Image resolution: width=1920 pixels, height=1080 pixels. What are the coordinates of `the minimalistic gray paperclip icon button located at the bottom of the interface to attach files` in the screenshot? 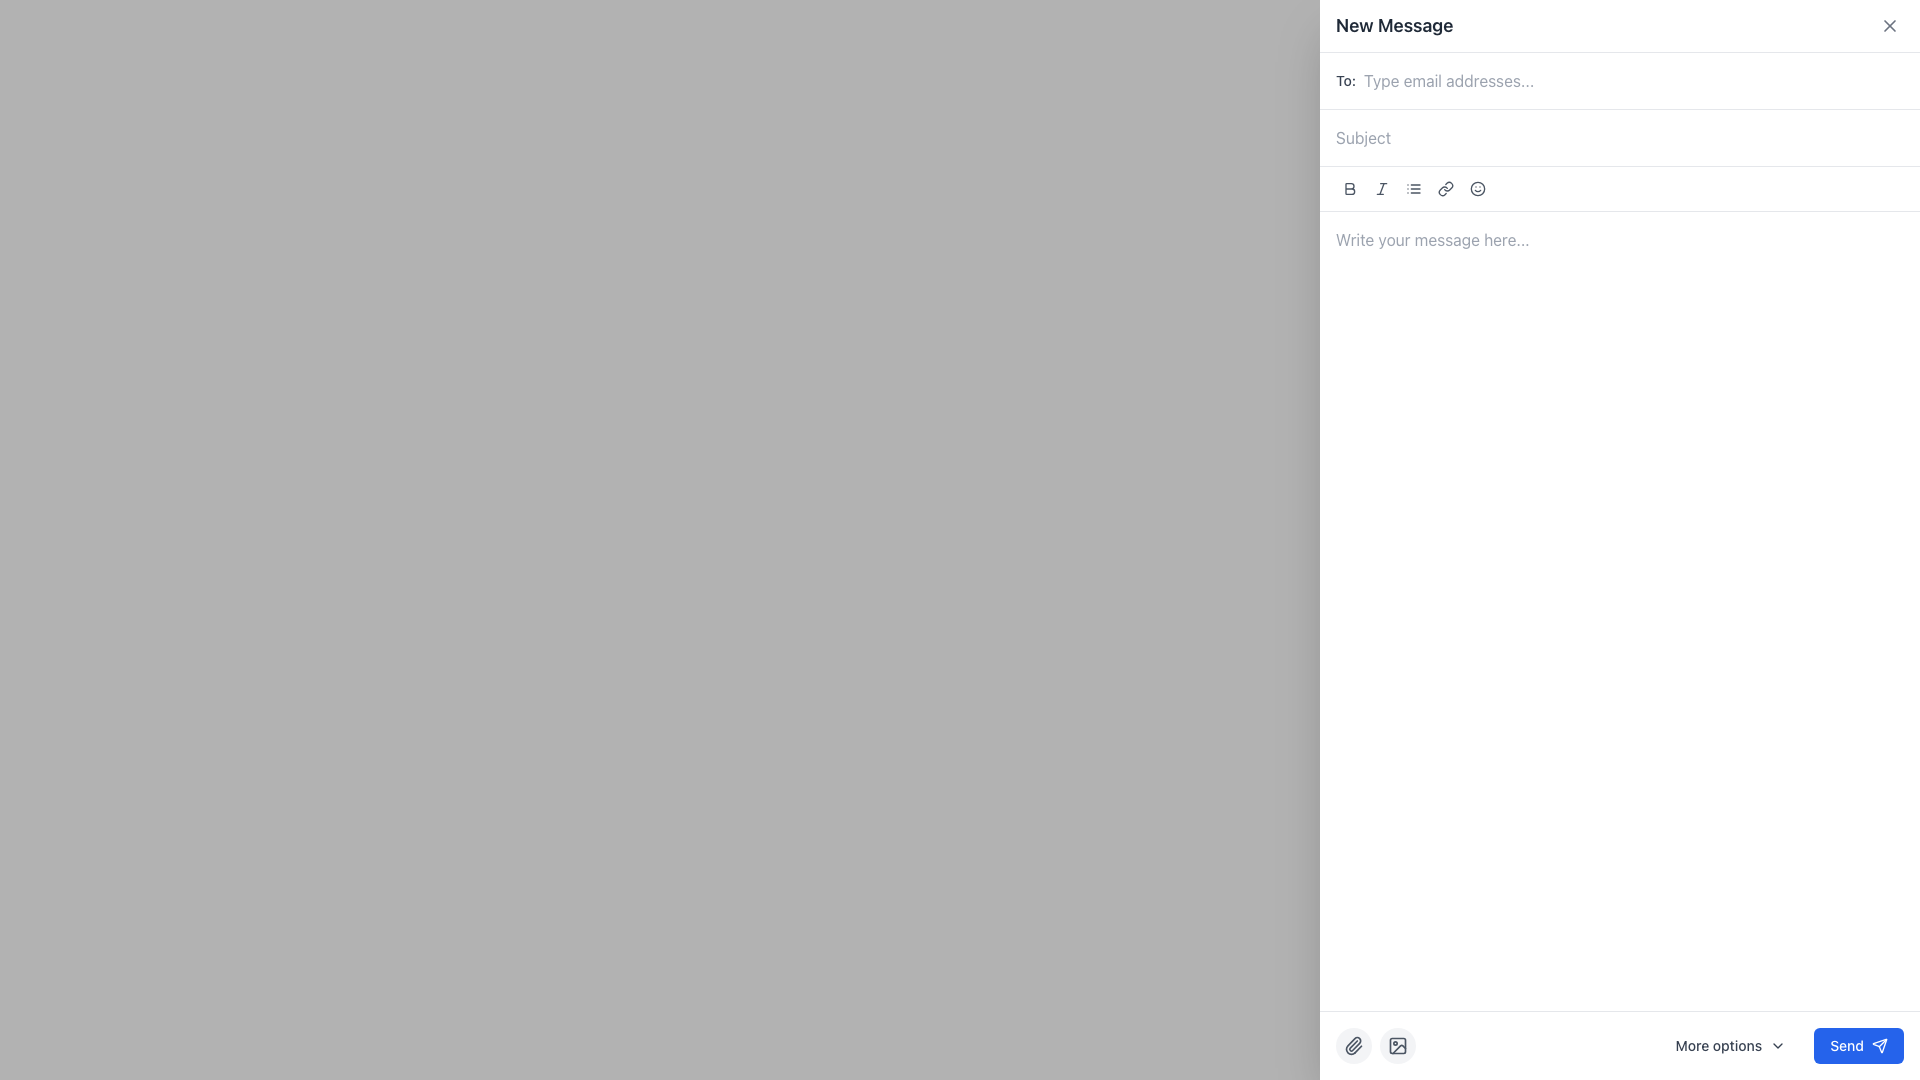 It's located at (1353, 1044).